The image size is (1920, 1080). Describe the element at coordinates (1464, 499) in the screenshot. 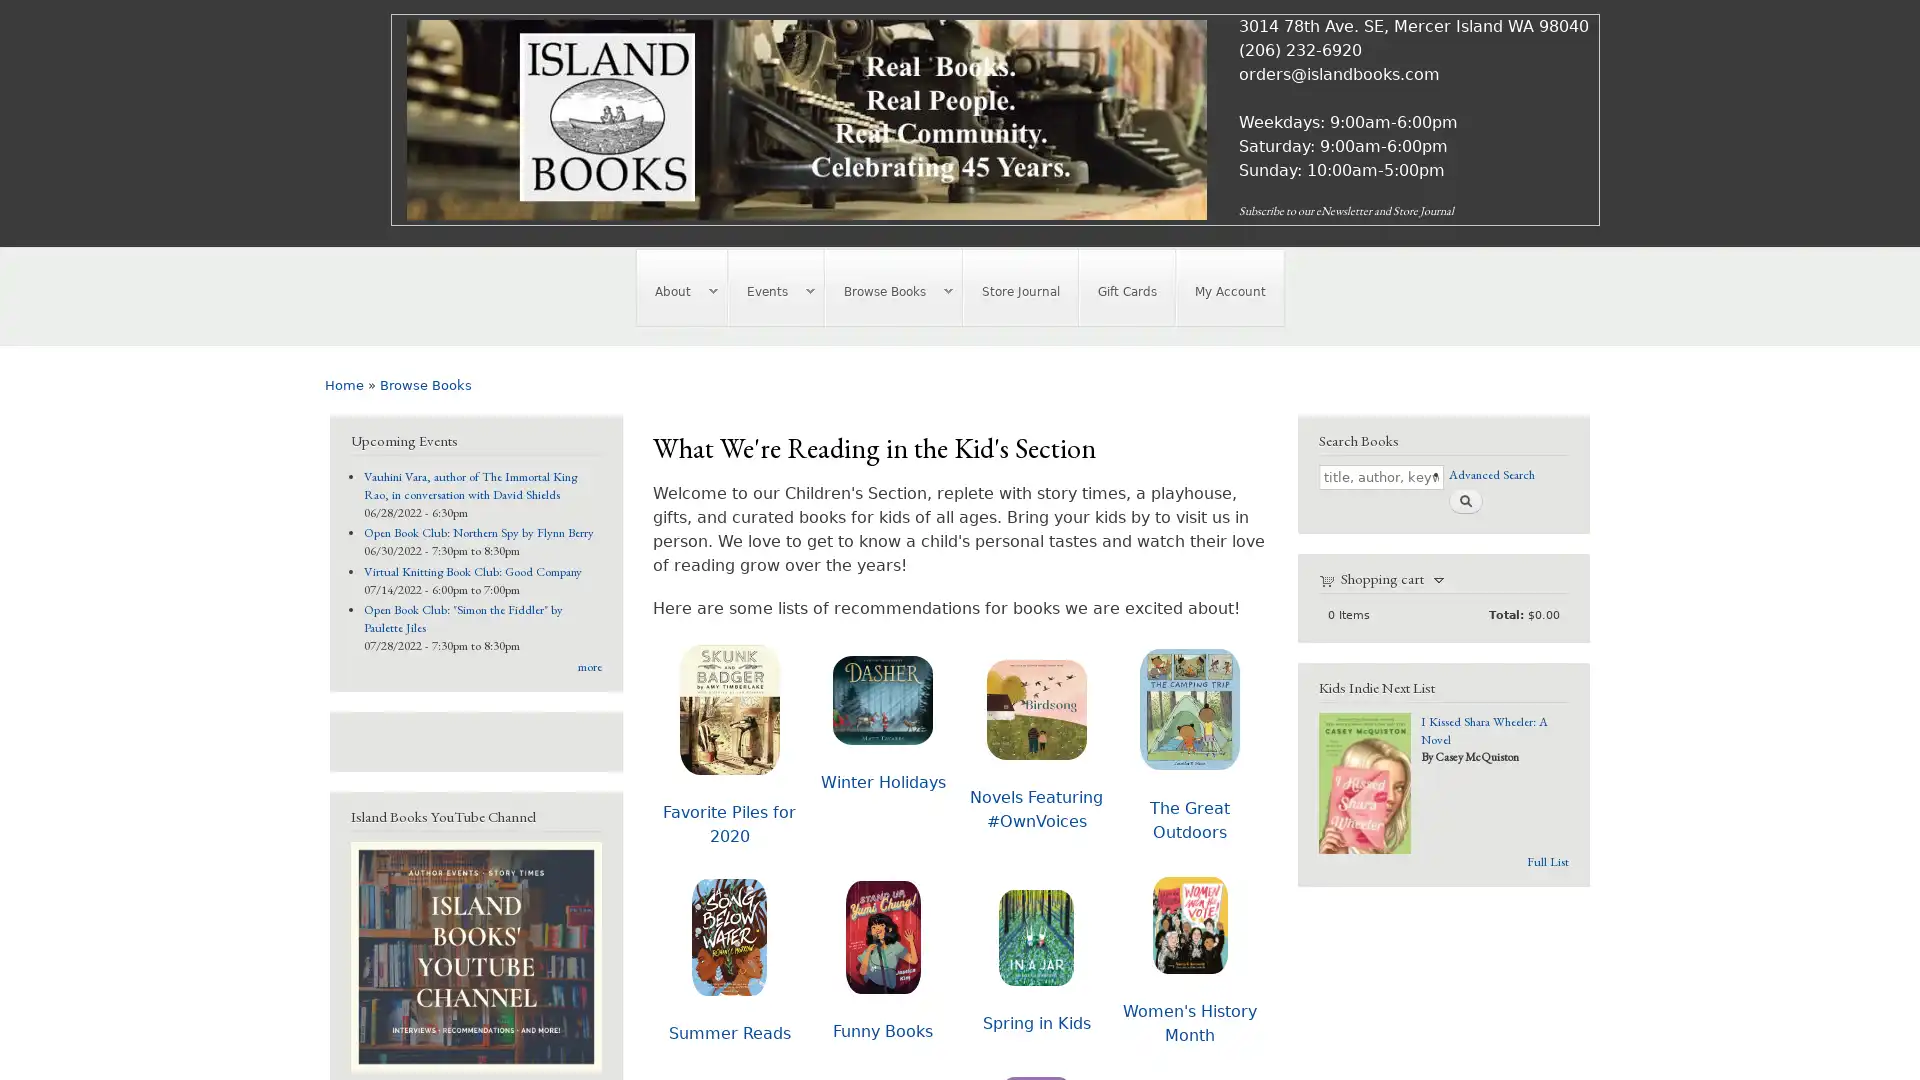

I see `Search` at that location.